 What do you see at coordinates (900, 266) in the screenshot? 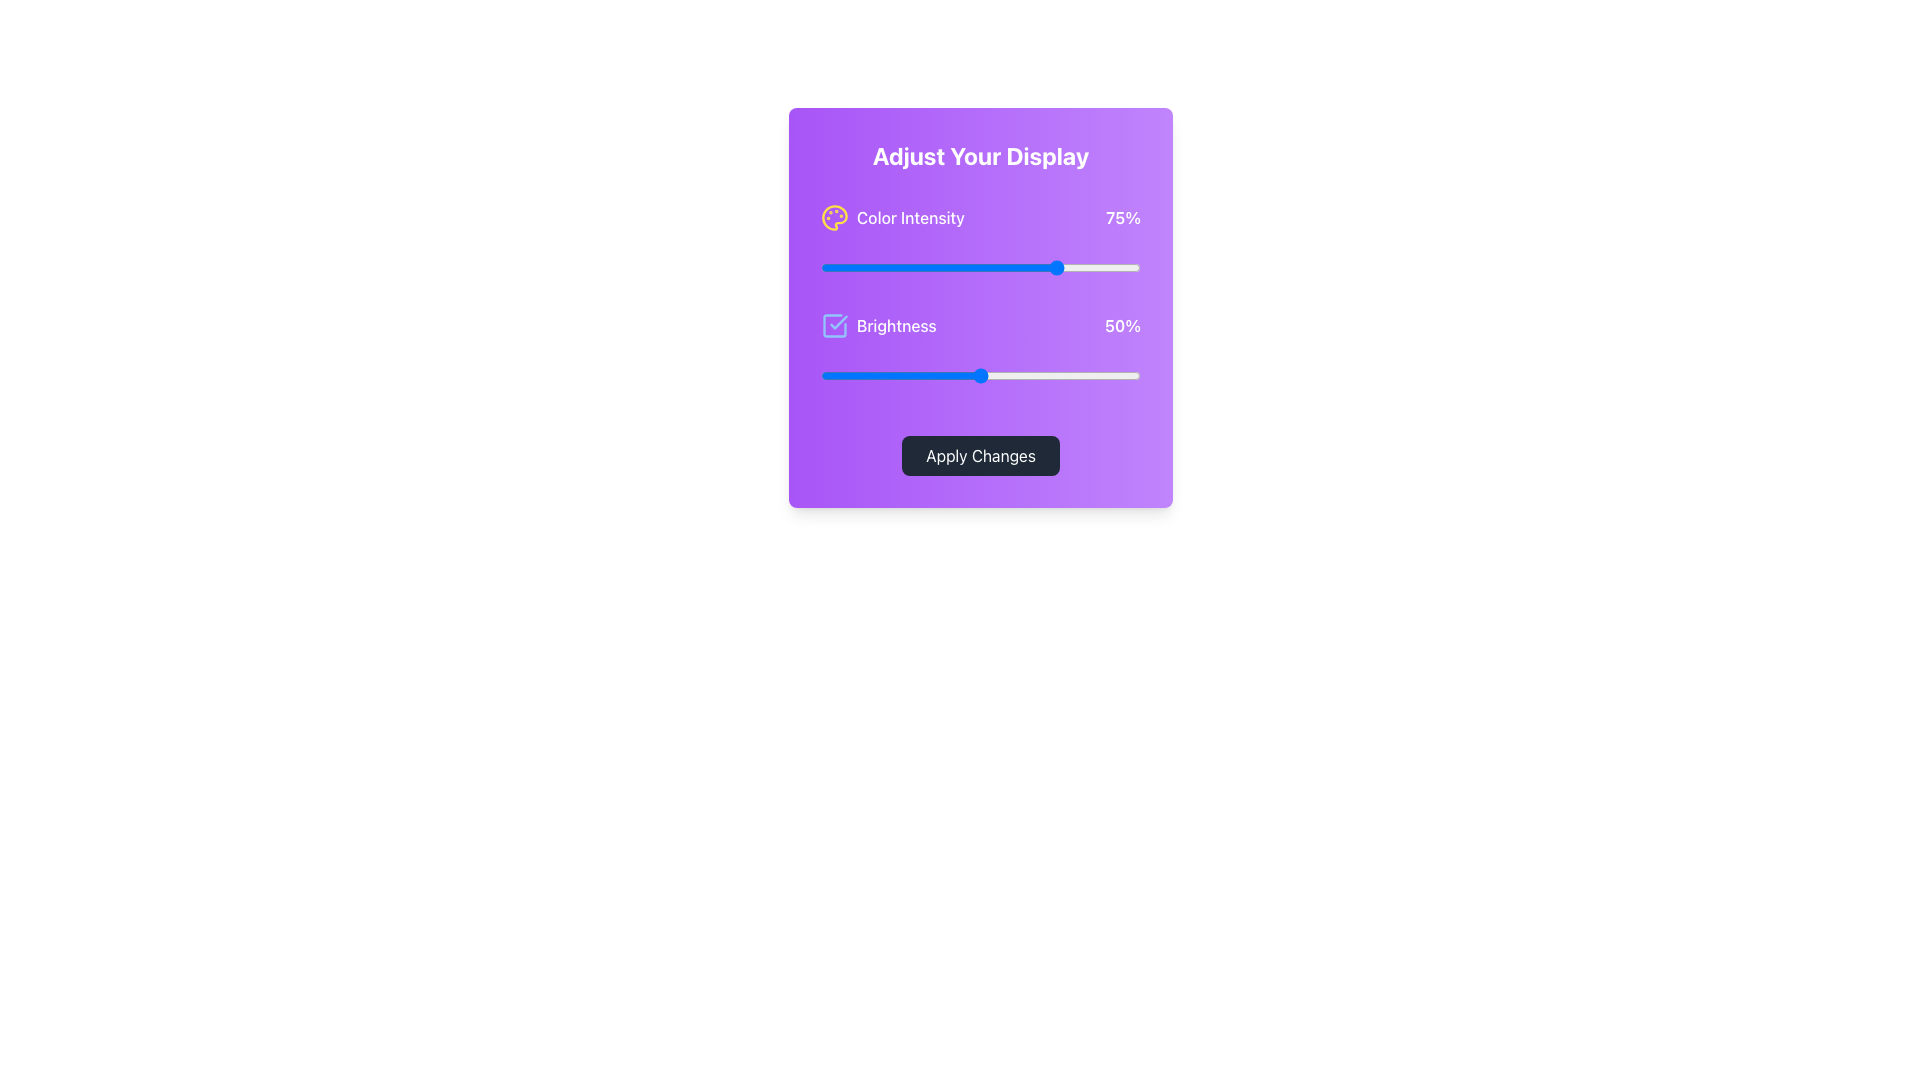
I see `the slider` at bounding box center [900, 266].